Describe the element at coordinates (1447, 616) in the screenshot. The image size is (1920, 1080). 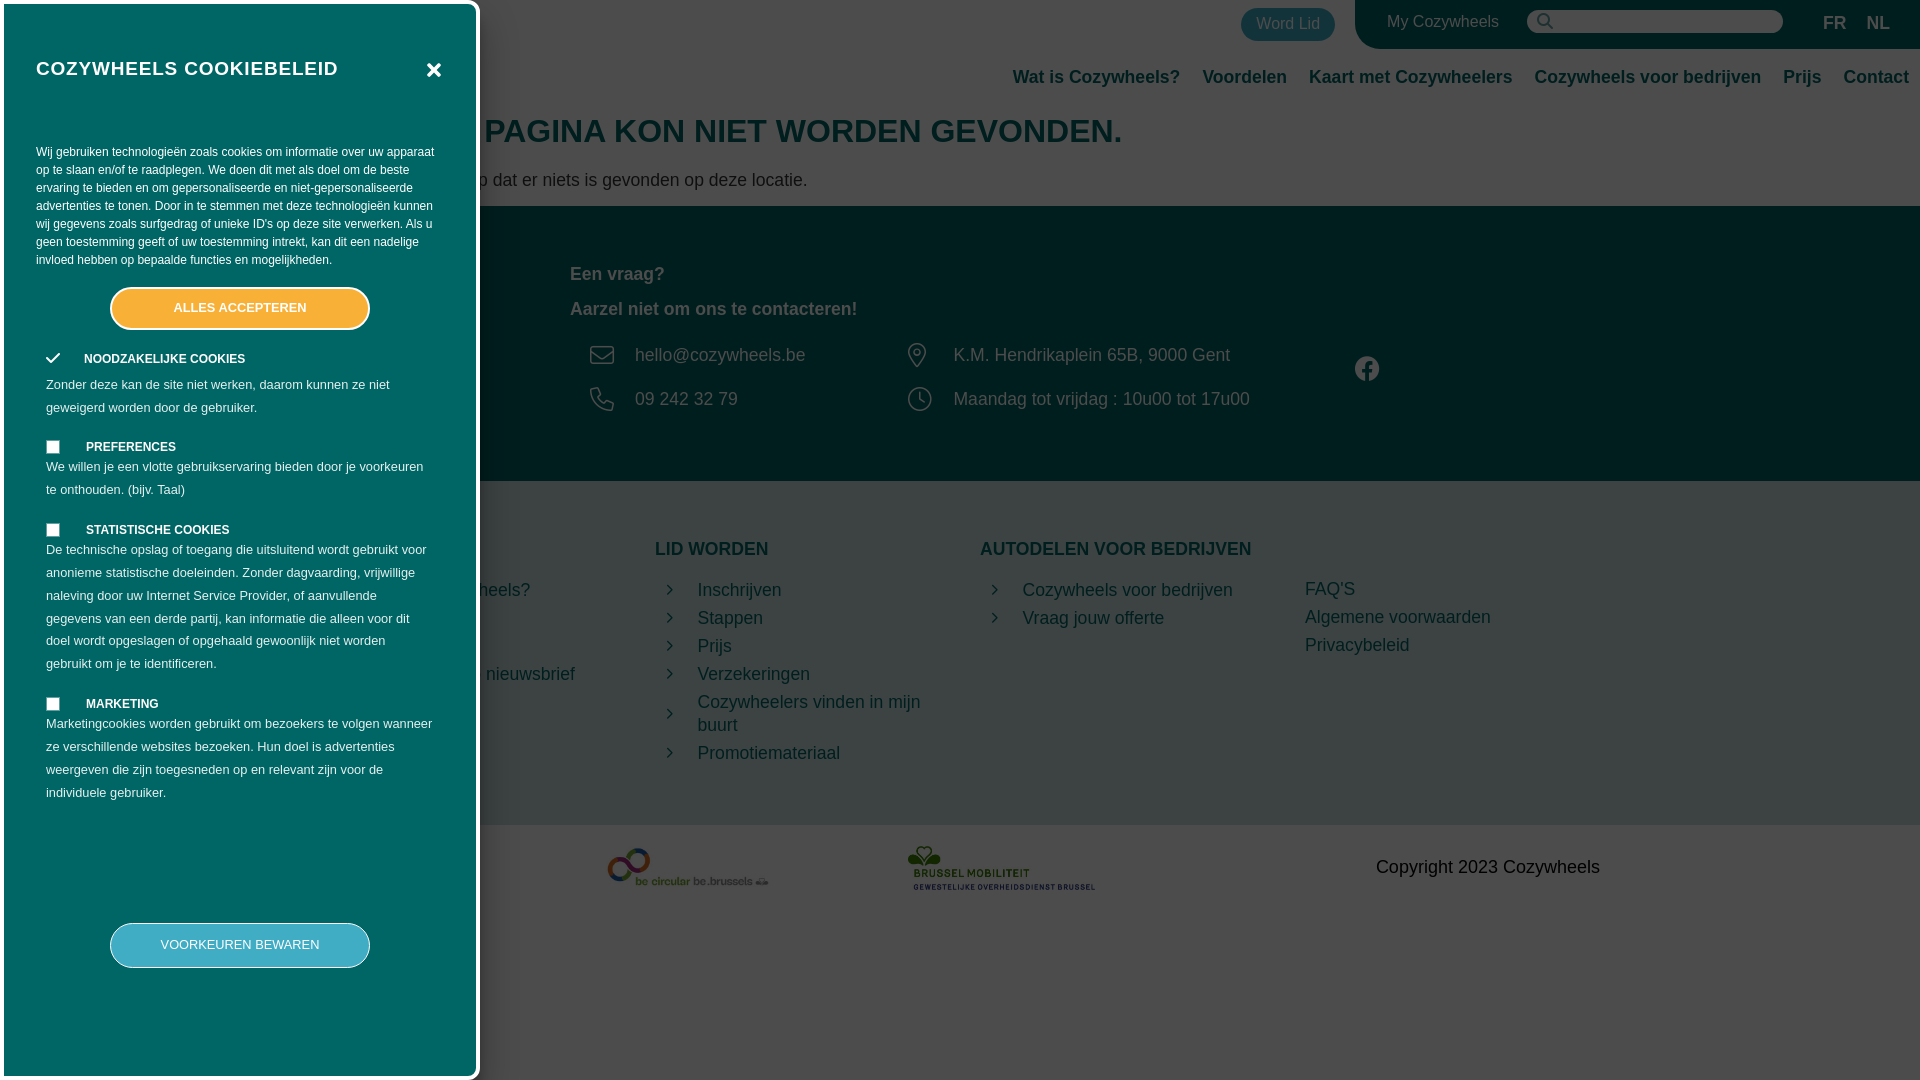
I see `'Algemene voorwaarden'` at that location.